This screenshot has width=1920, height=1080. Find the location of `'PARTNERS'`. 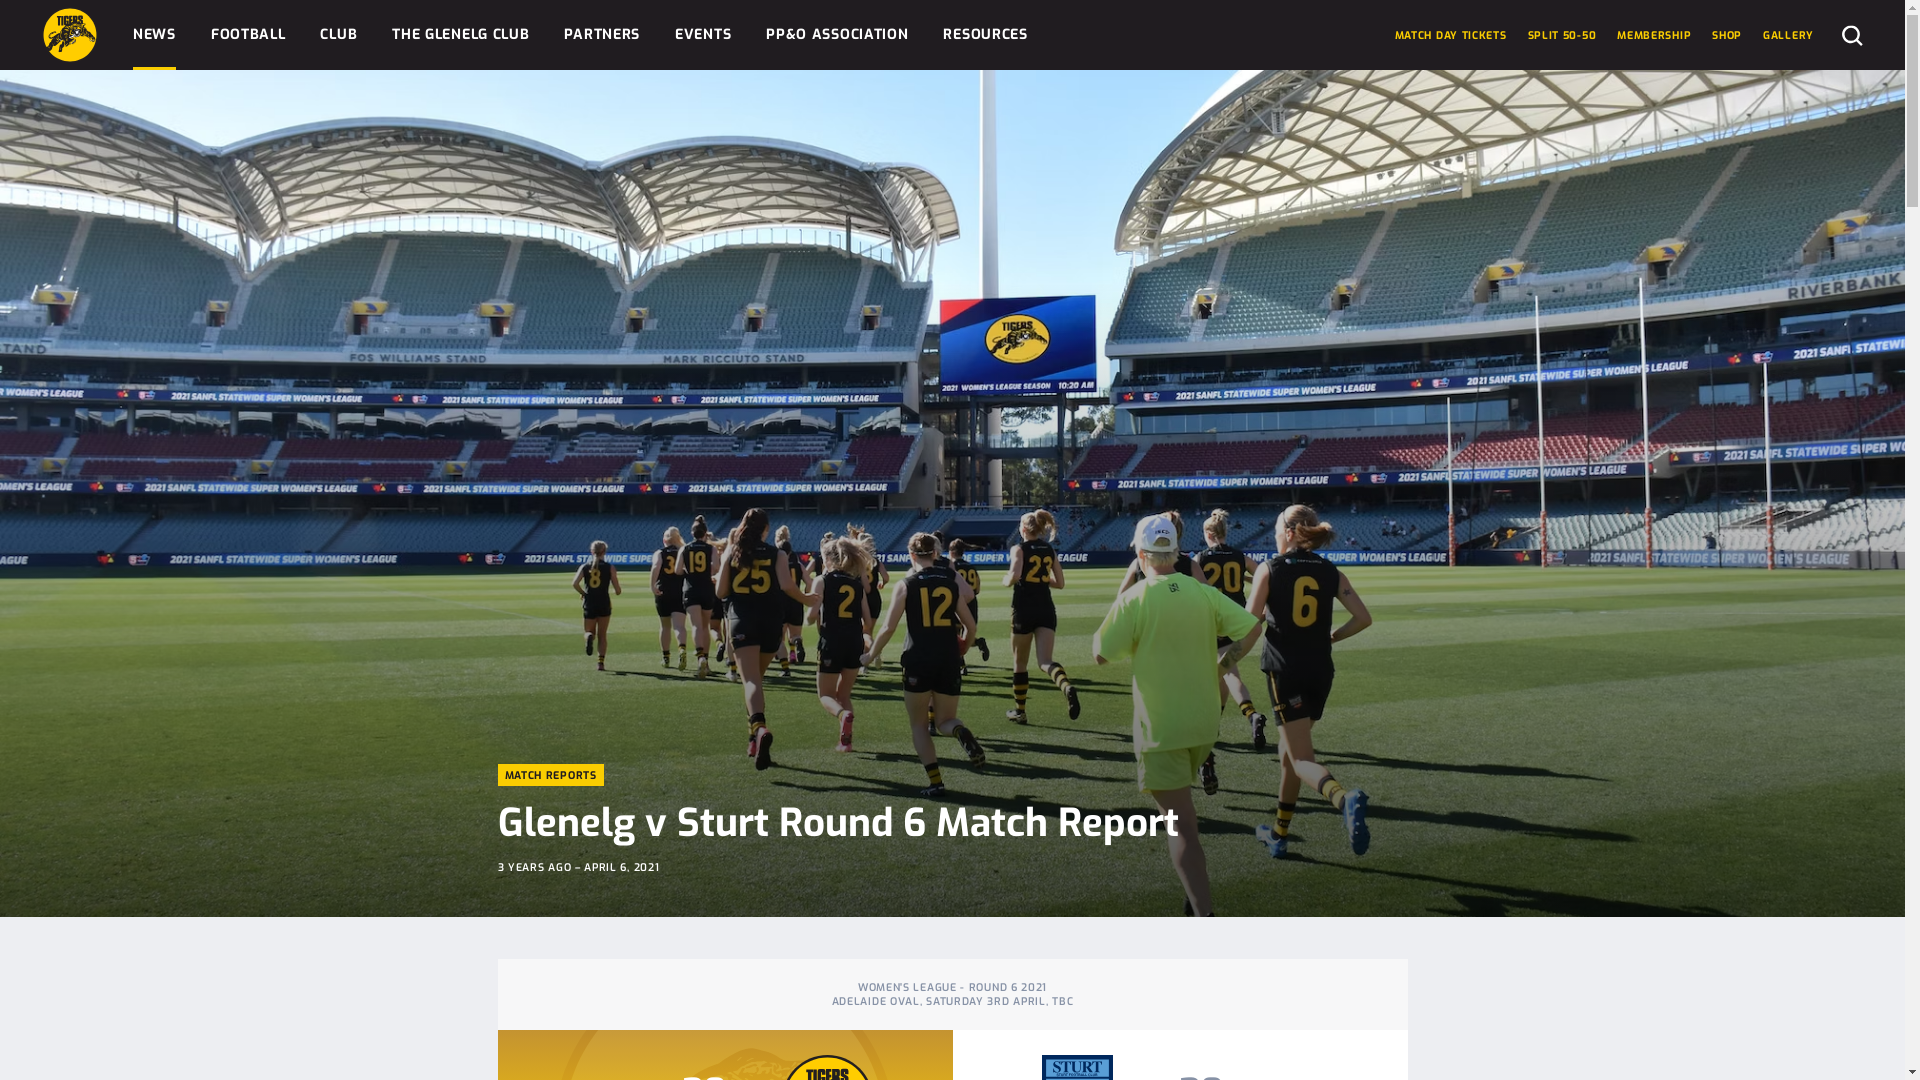

'PARTNERS' is located at coordinates (600, 34).